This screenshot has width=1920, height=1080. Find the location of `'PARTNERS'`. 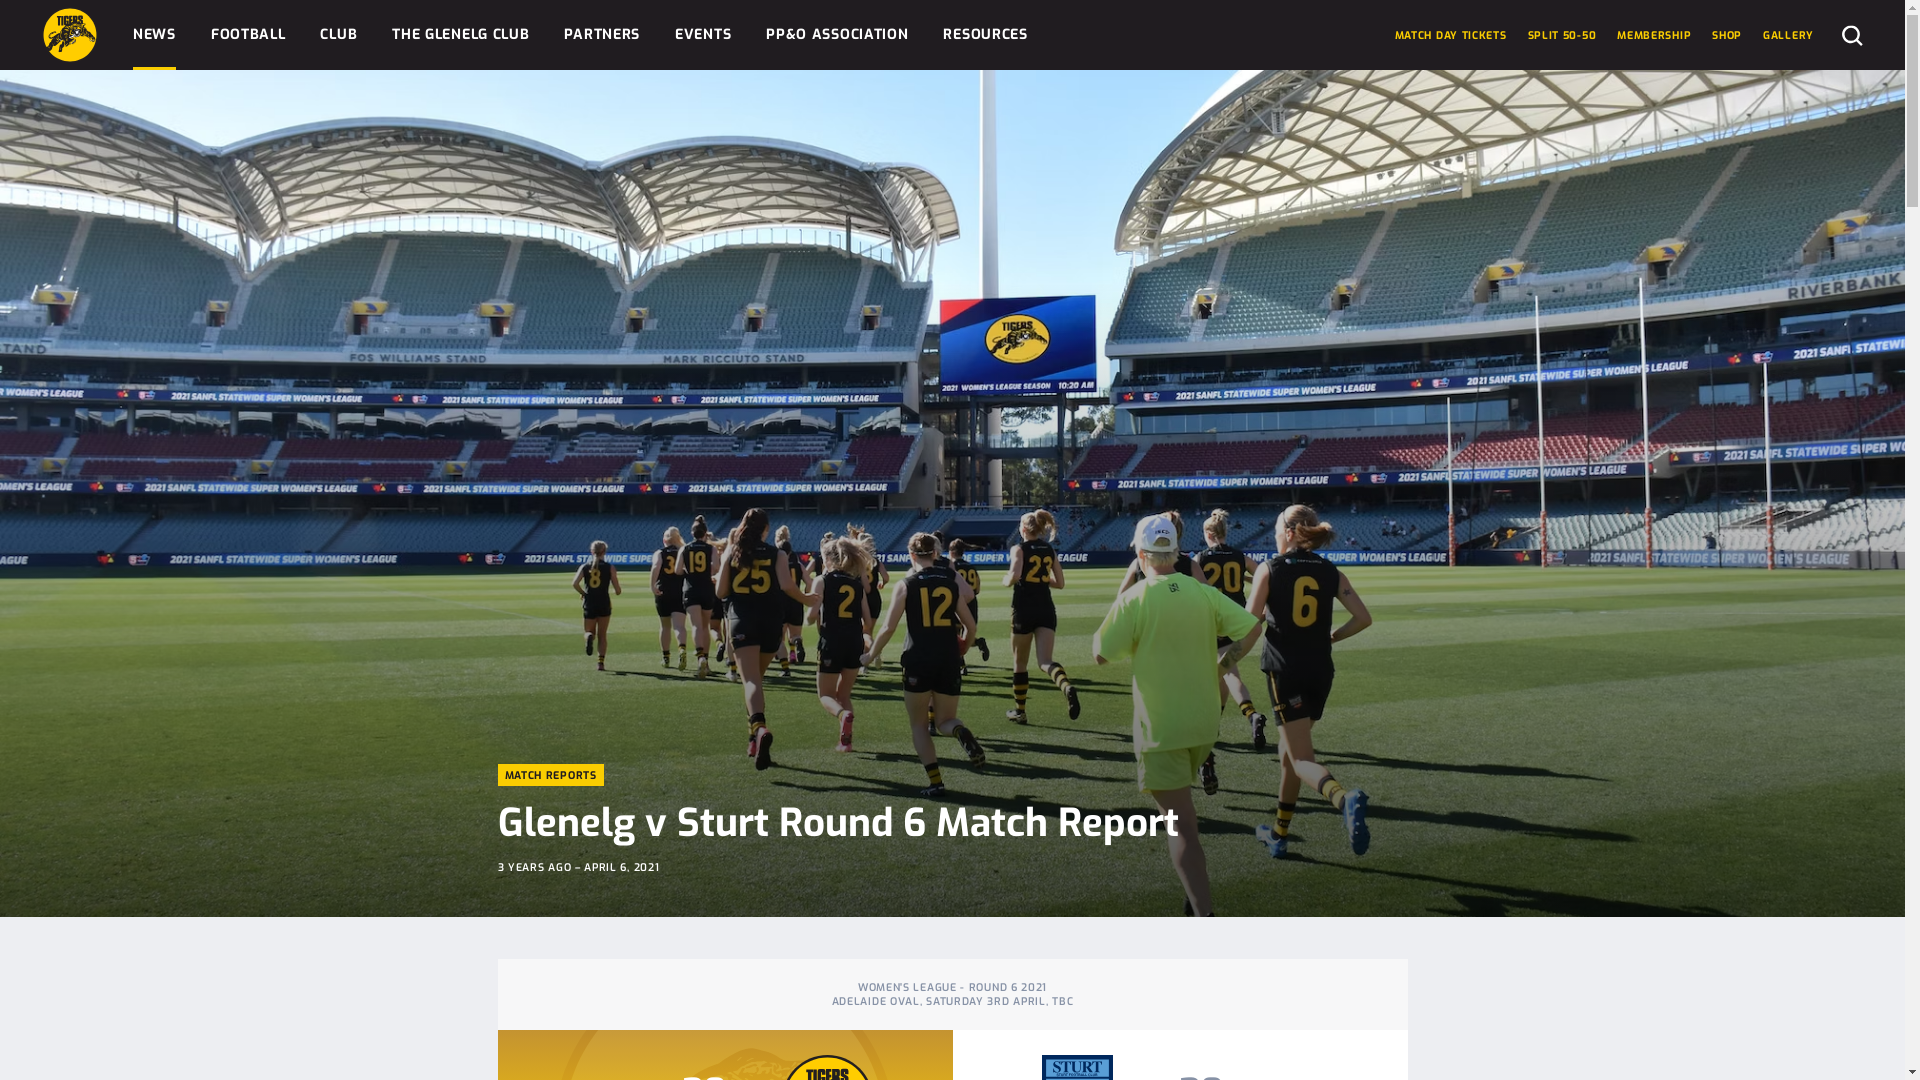

'PARTNERS' is located at coordinates (600, 34).